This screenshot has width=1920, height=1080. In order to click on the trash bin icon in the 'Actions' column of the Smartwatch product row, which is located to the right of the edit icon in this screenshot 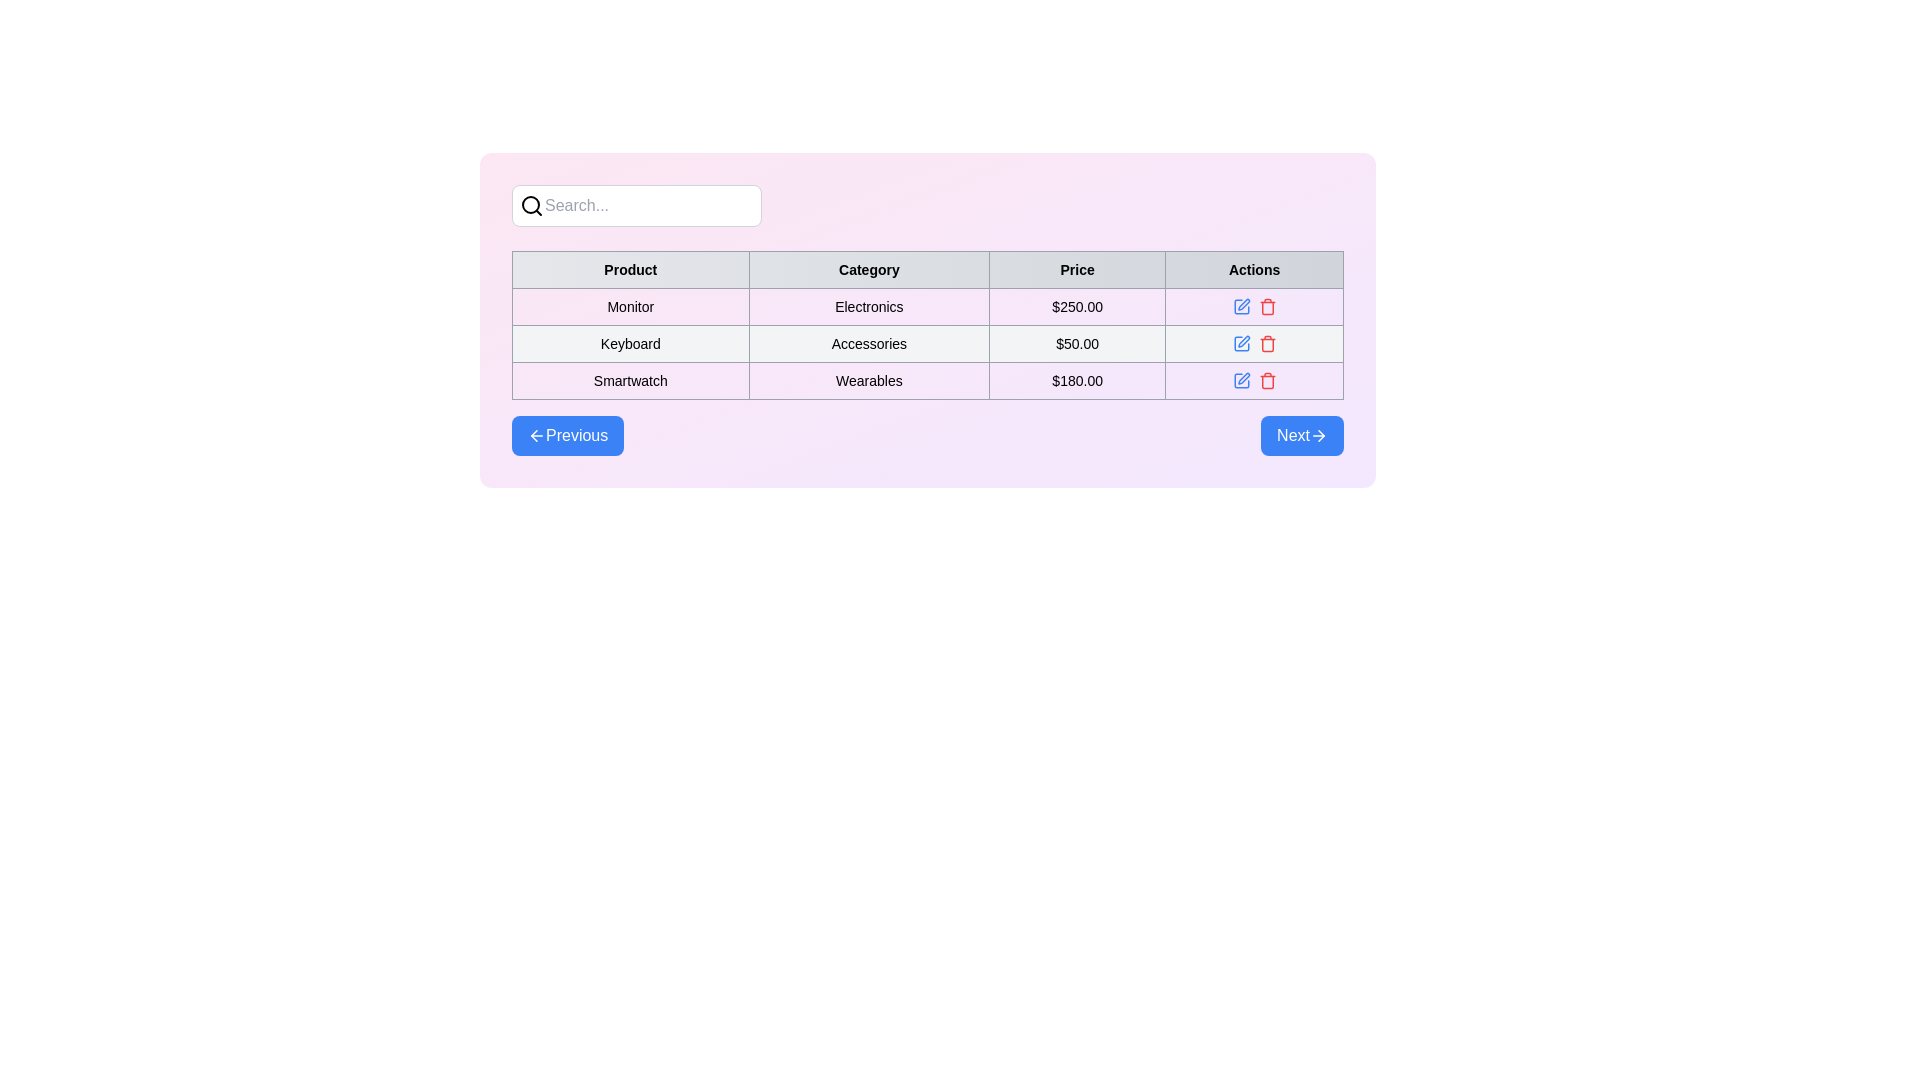, I will do `click(1266, 382)`.